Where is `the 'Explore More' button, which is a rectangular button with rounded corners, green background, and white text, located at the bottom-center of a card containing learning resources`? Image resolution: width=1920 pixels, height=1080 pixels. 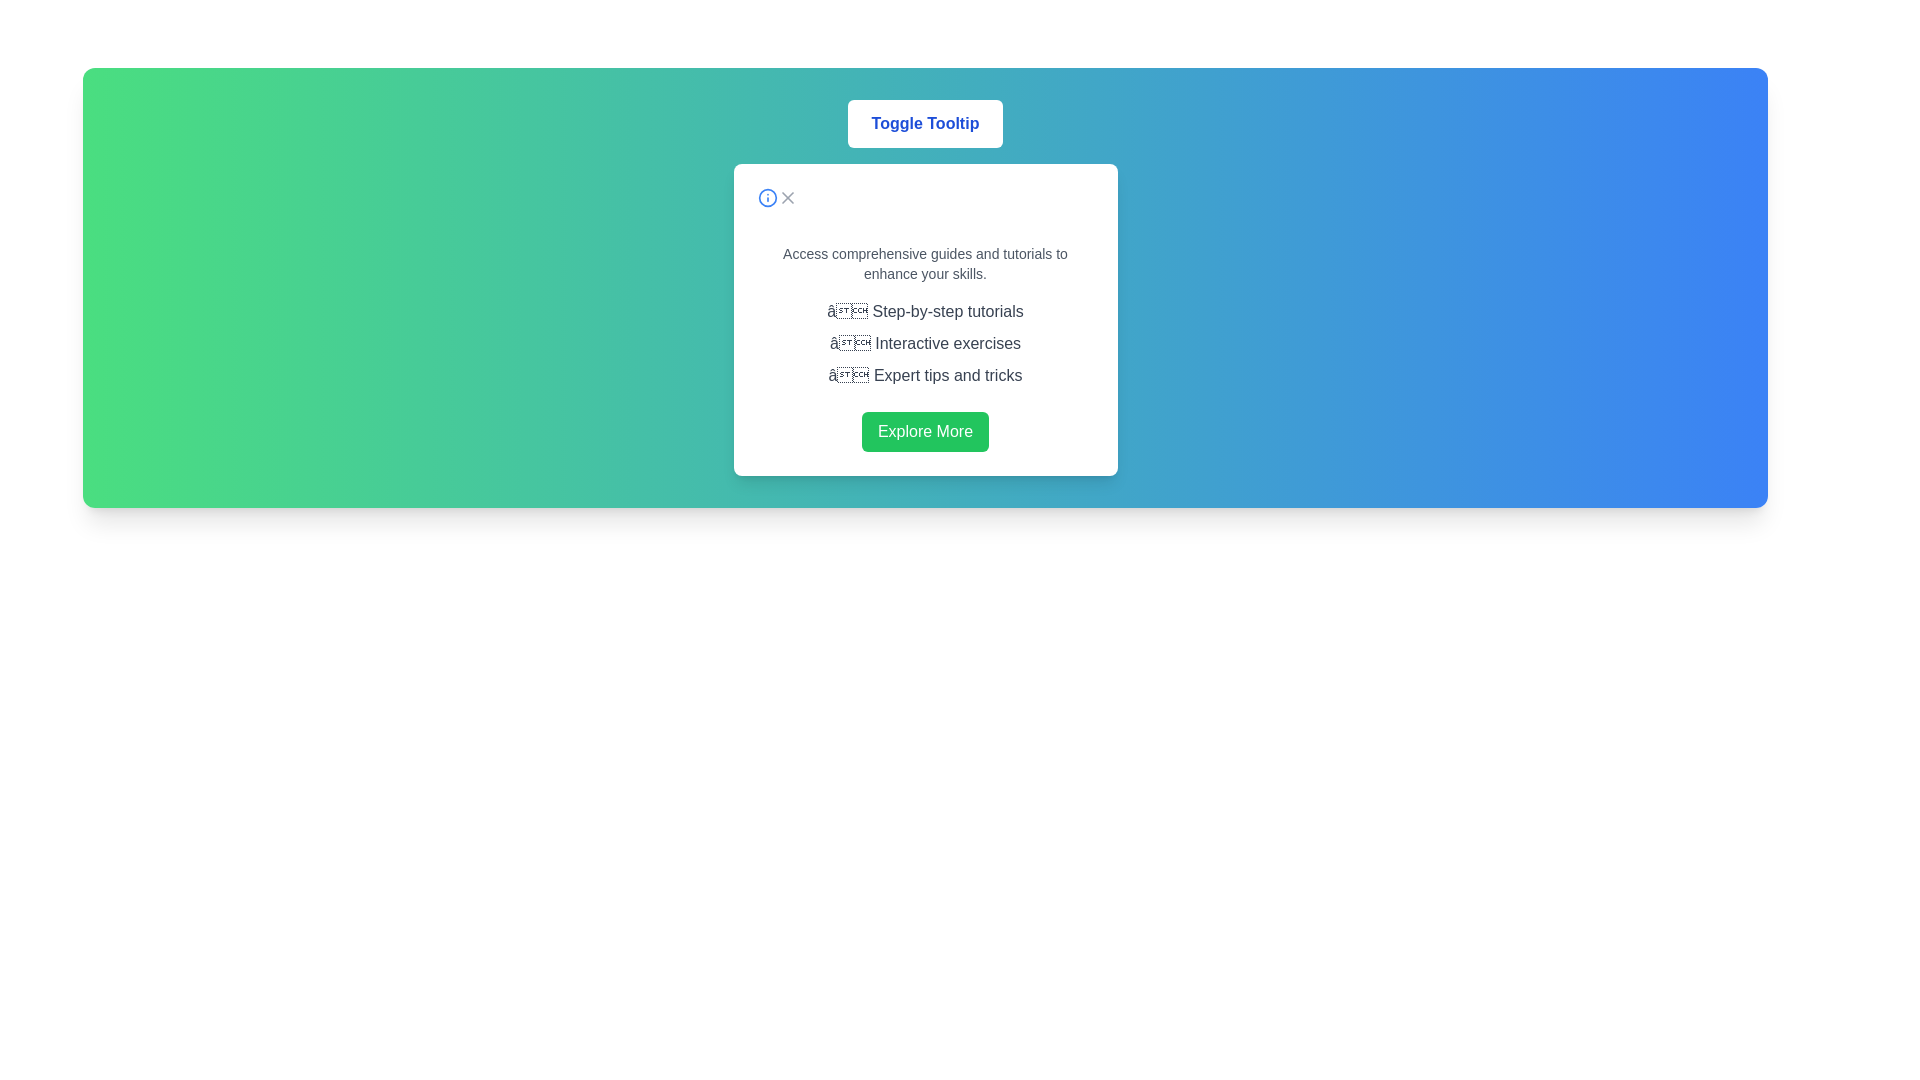
the 'Explore More' button, which is a rectangular button with rounded corners, green background, and white text, located at the bottom-center of a card containing learning resources is located at coordinates (924, 431).